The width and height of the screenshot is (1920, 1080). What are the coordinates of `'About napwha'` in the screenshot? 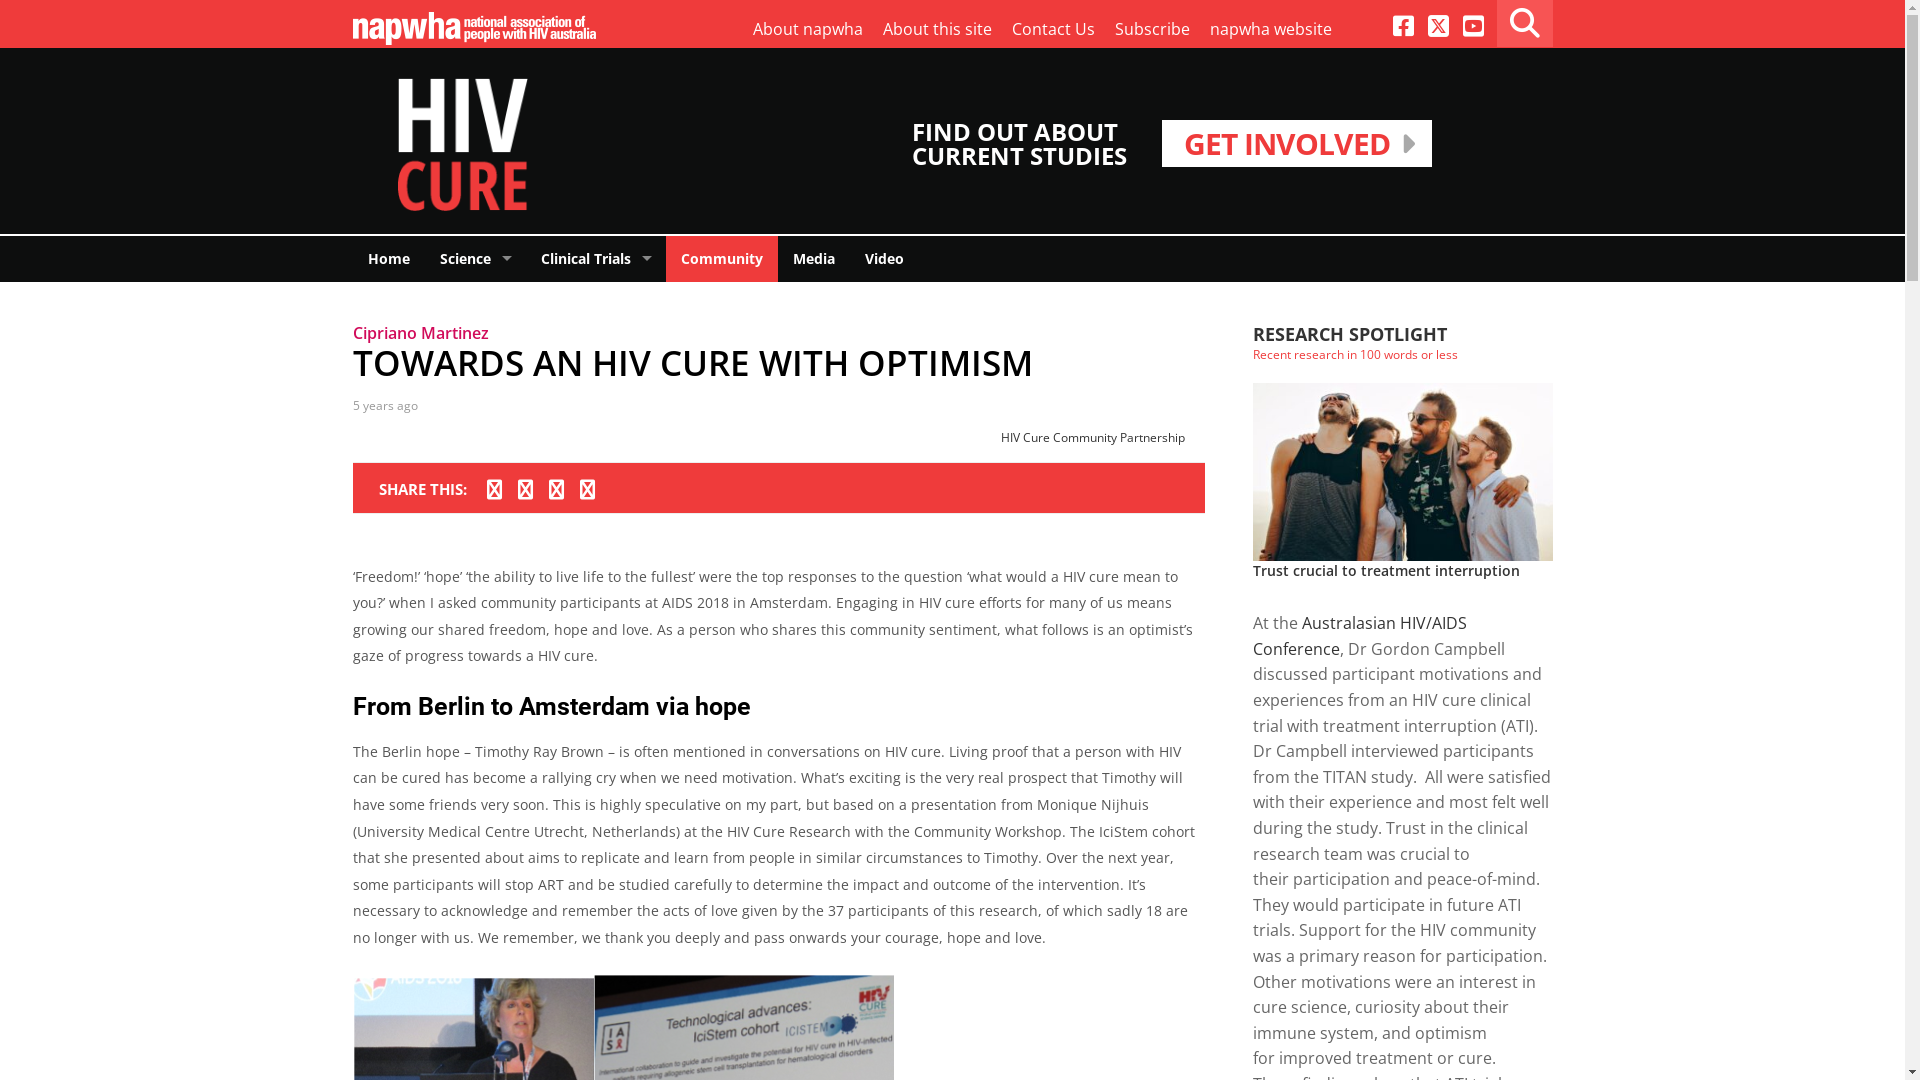 It's located at (806, 30).